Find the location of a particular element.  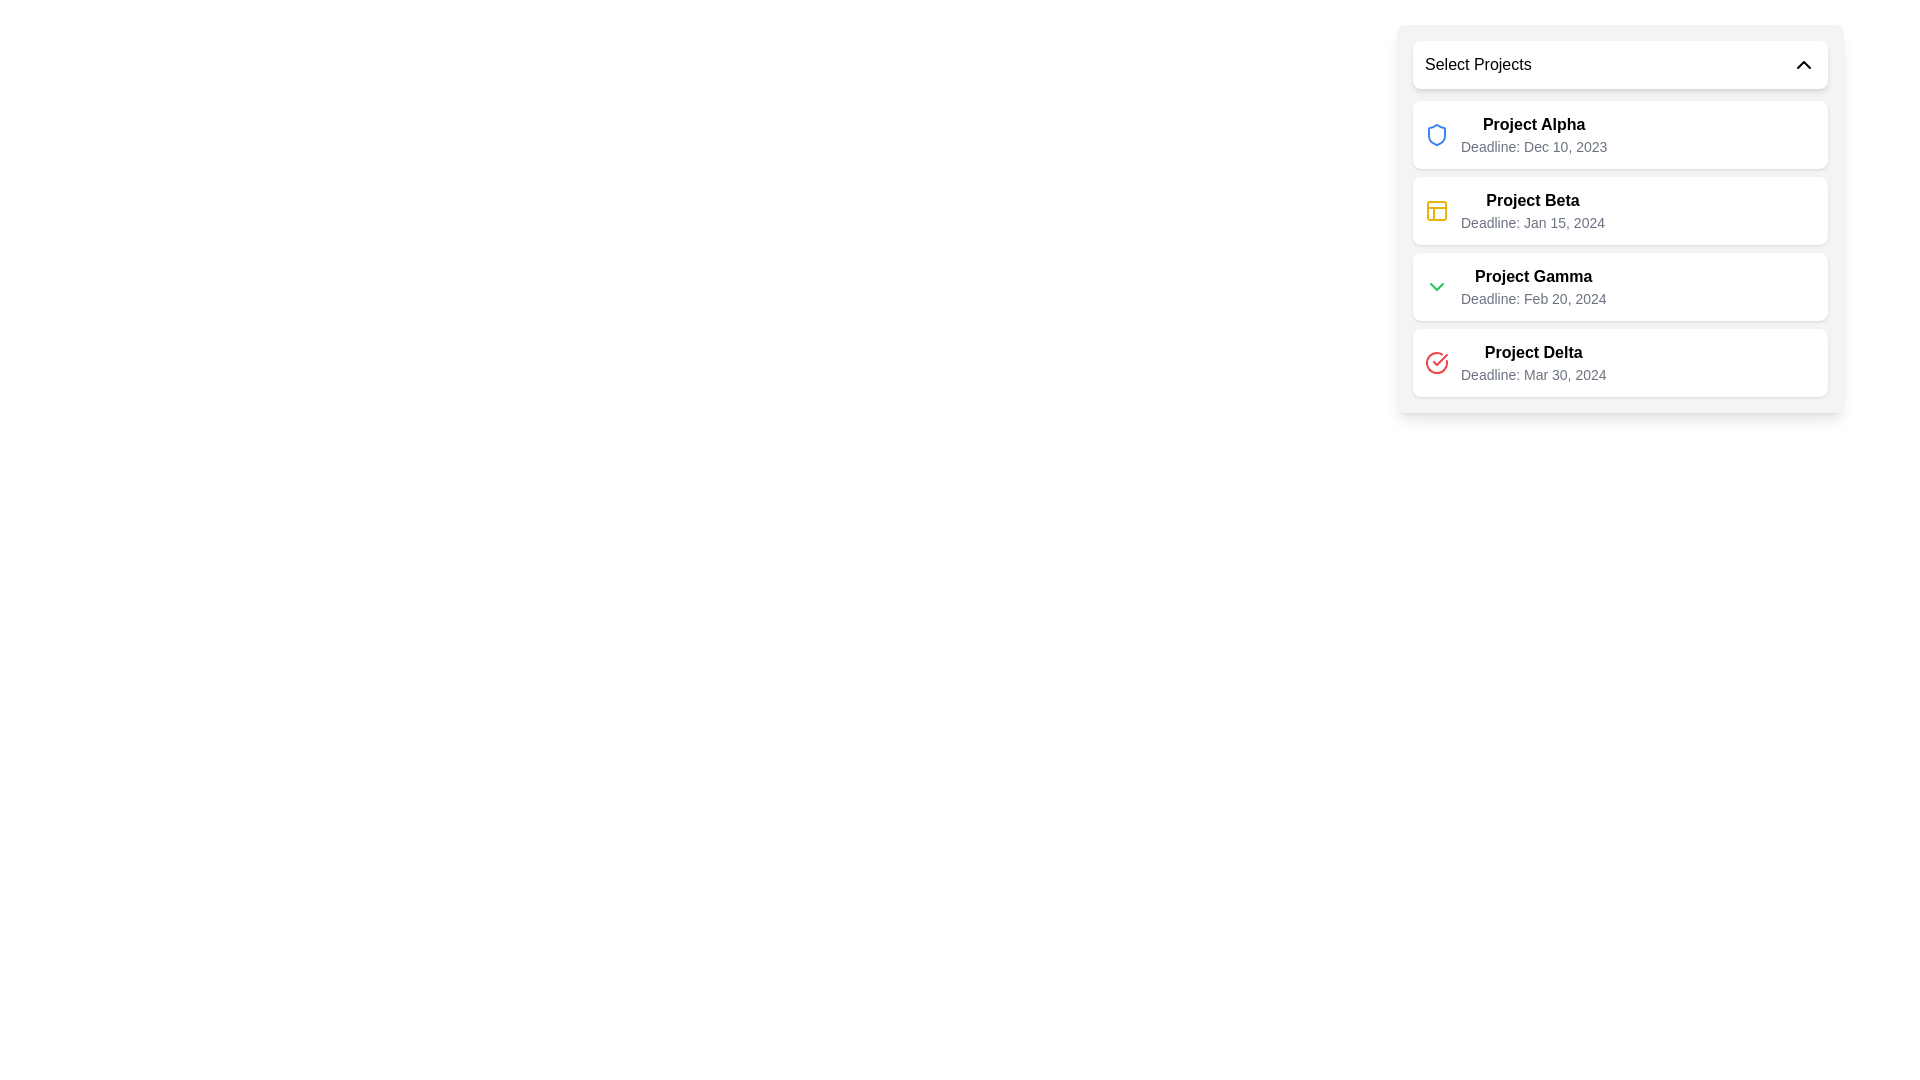

the text label 'Project Beta' which is prominently displayed in bold within the dropdown panel's second entry is located at coordinates (1531, 200).